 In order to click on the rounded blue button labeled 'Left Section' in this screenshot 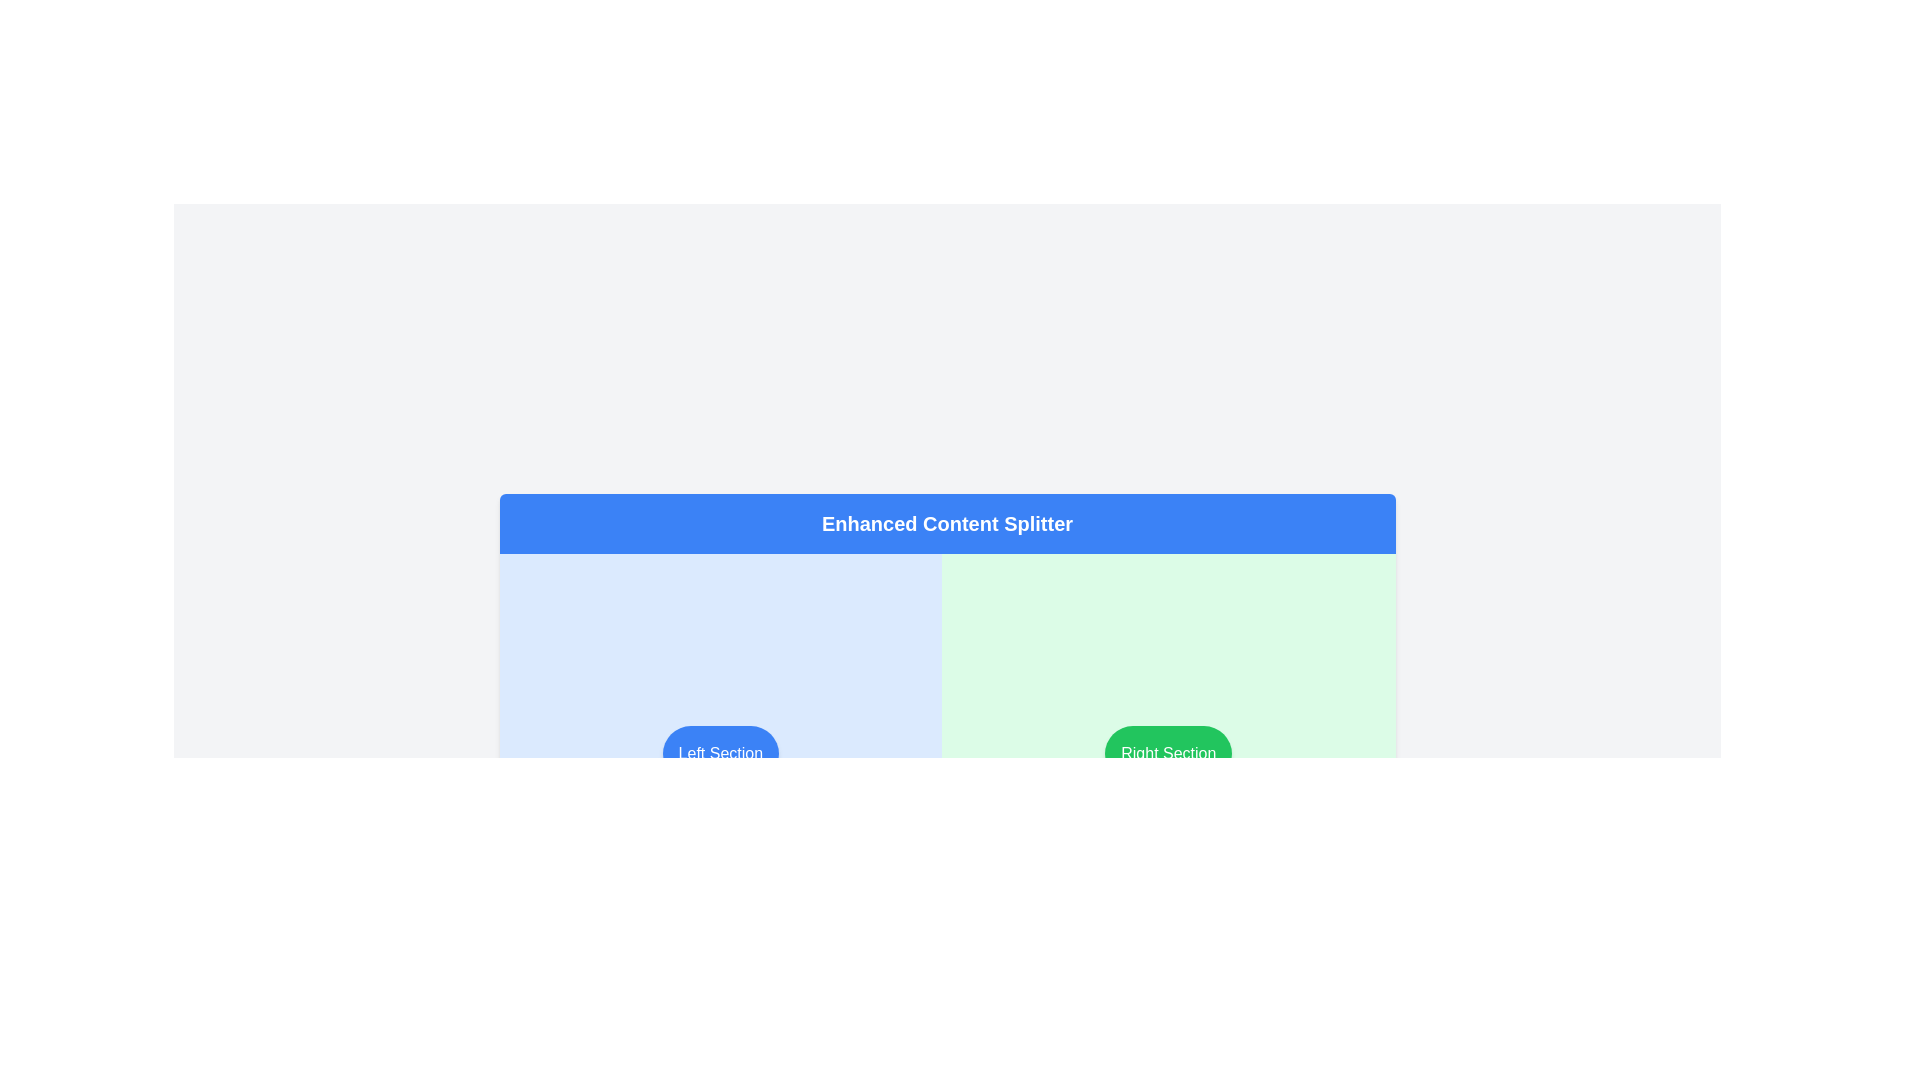, I will do `click(720, 753)`.